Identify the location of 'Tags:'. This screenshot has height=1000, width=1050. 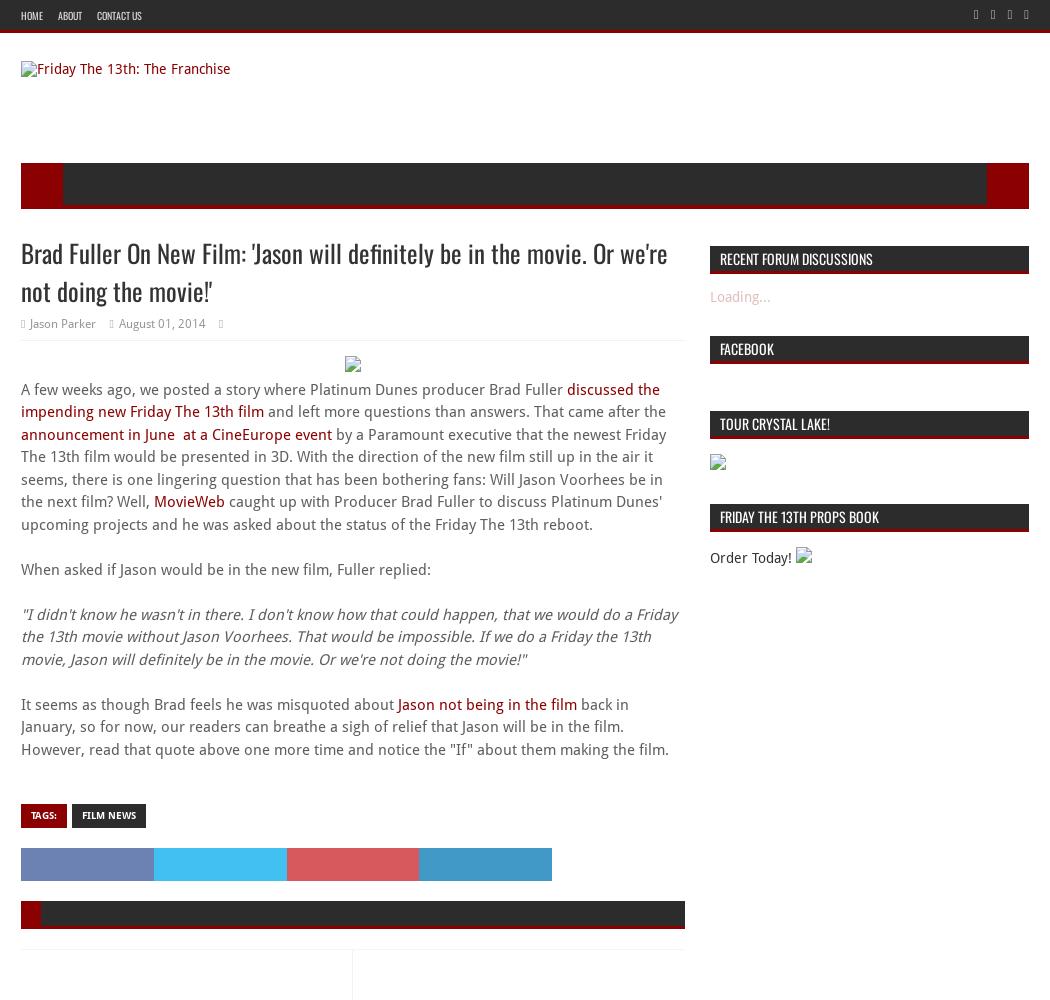
(42, 813).